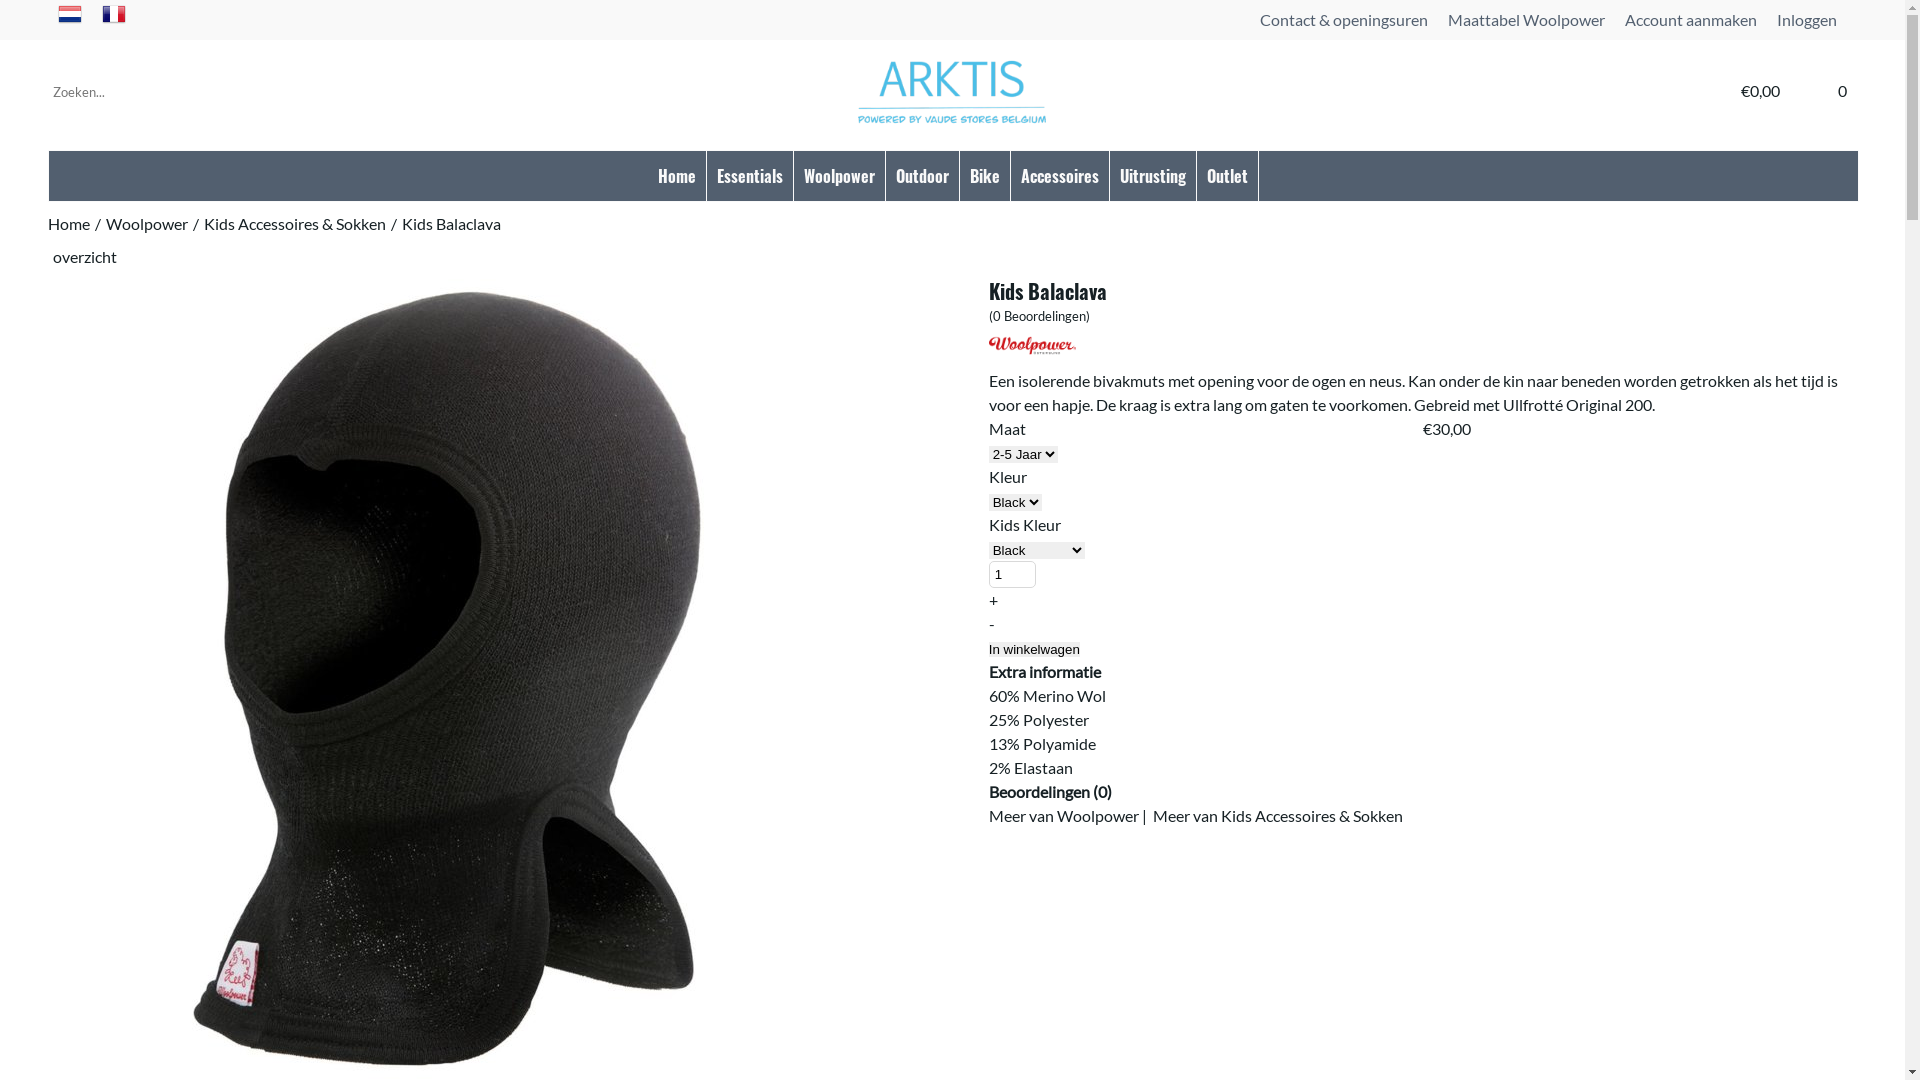 The width and height of the screenshot is (1920, 1080). Describe the element at coordinates (1344, 19) in the screenshot. I see `'Contact & openingsuren'` at that location.